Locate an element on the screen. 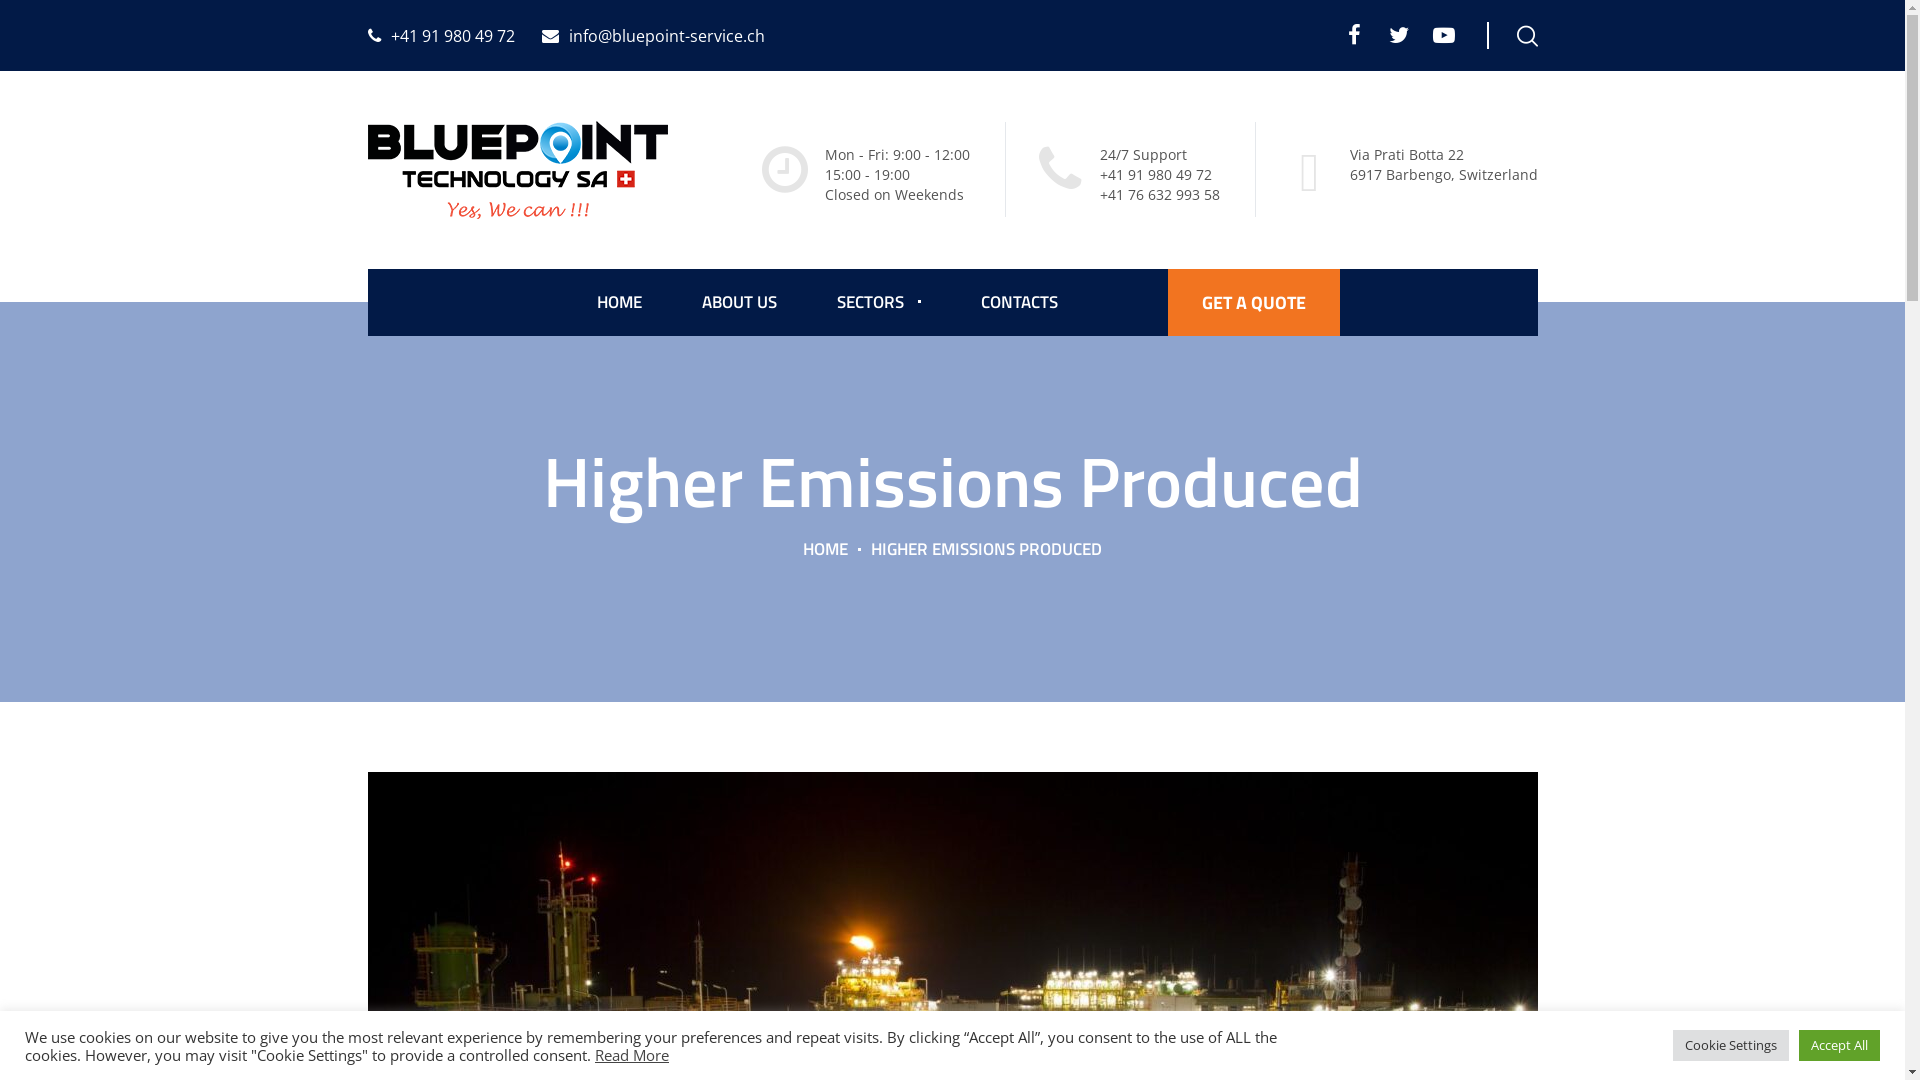  'ABOUT US' is located at coordinates (738, 302).